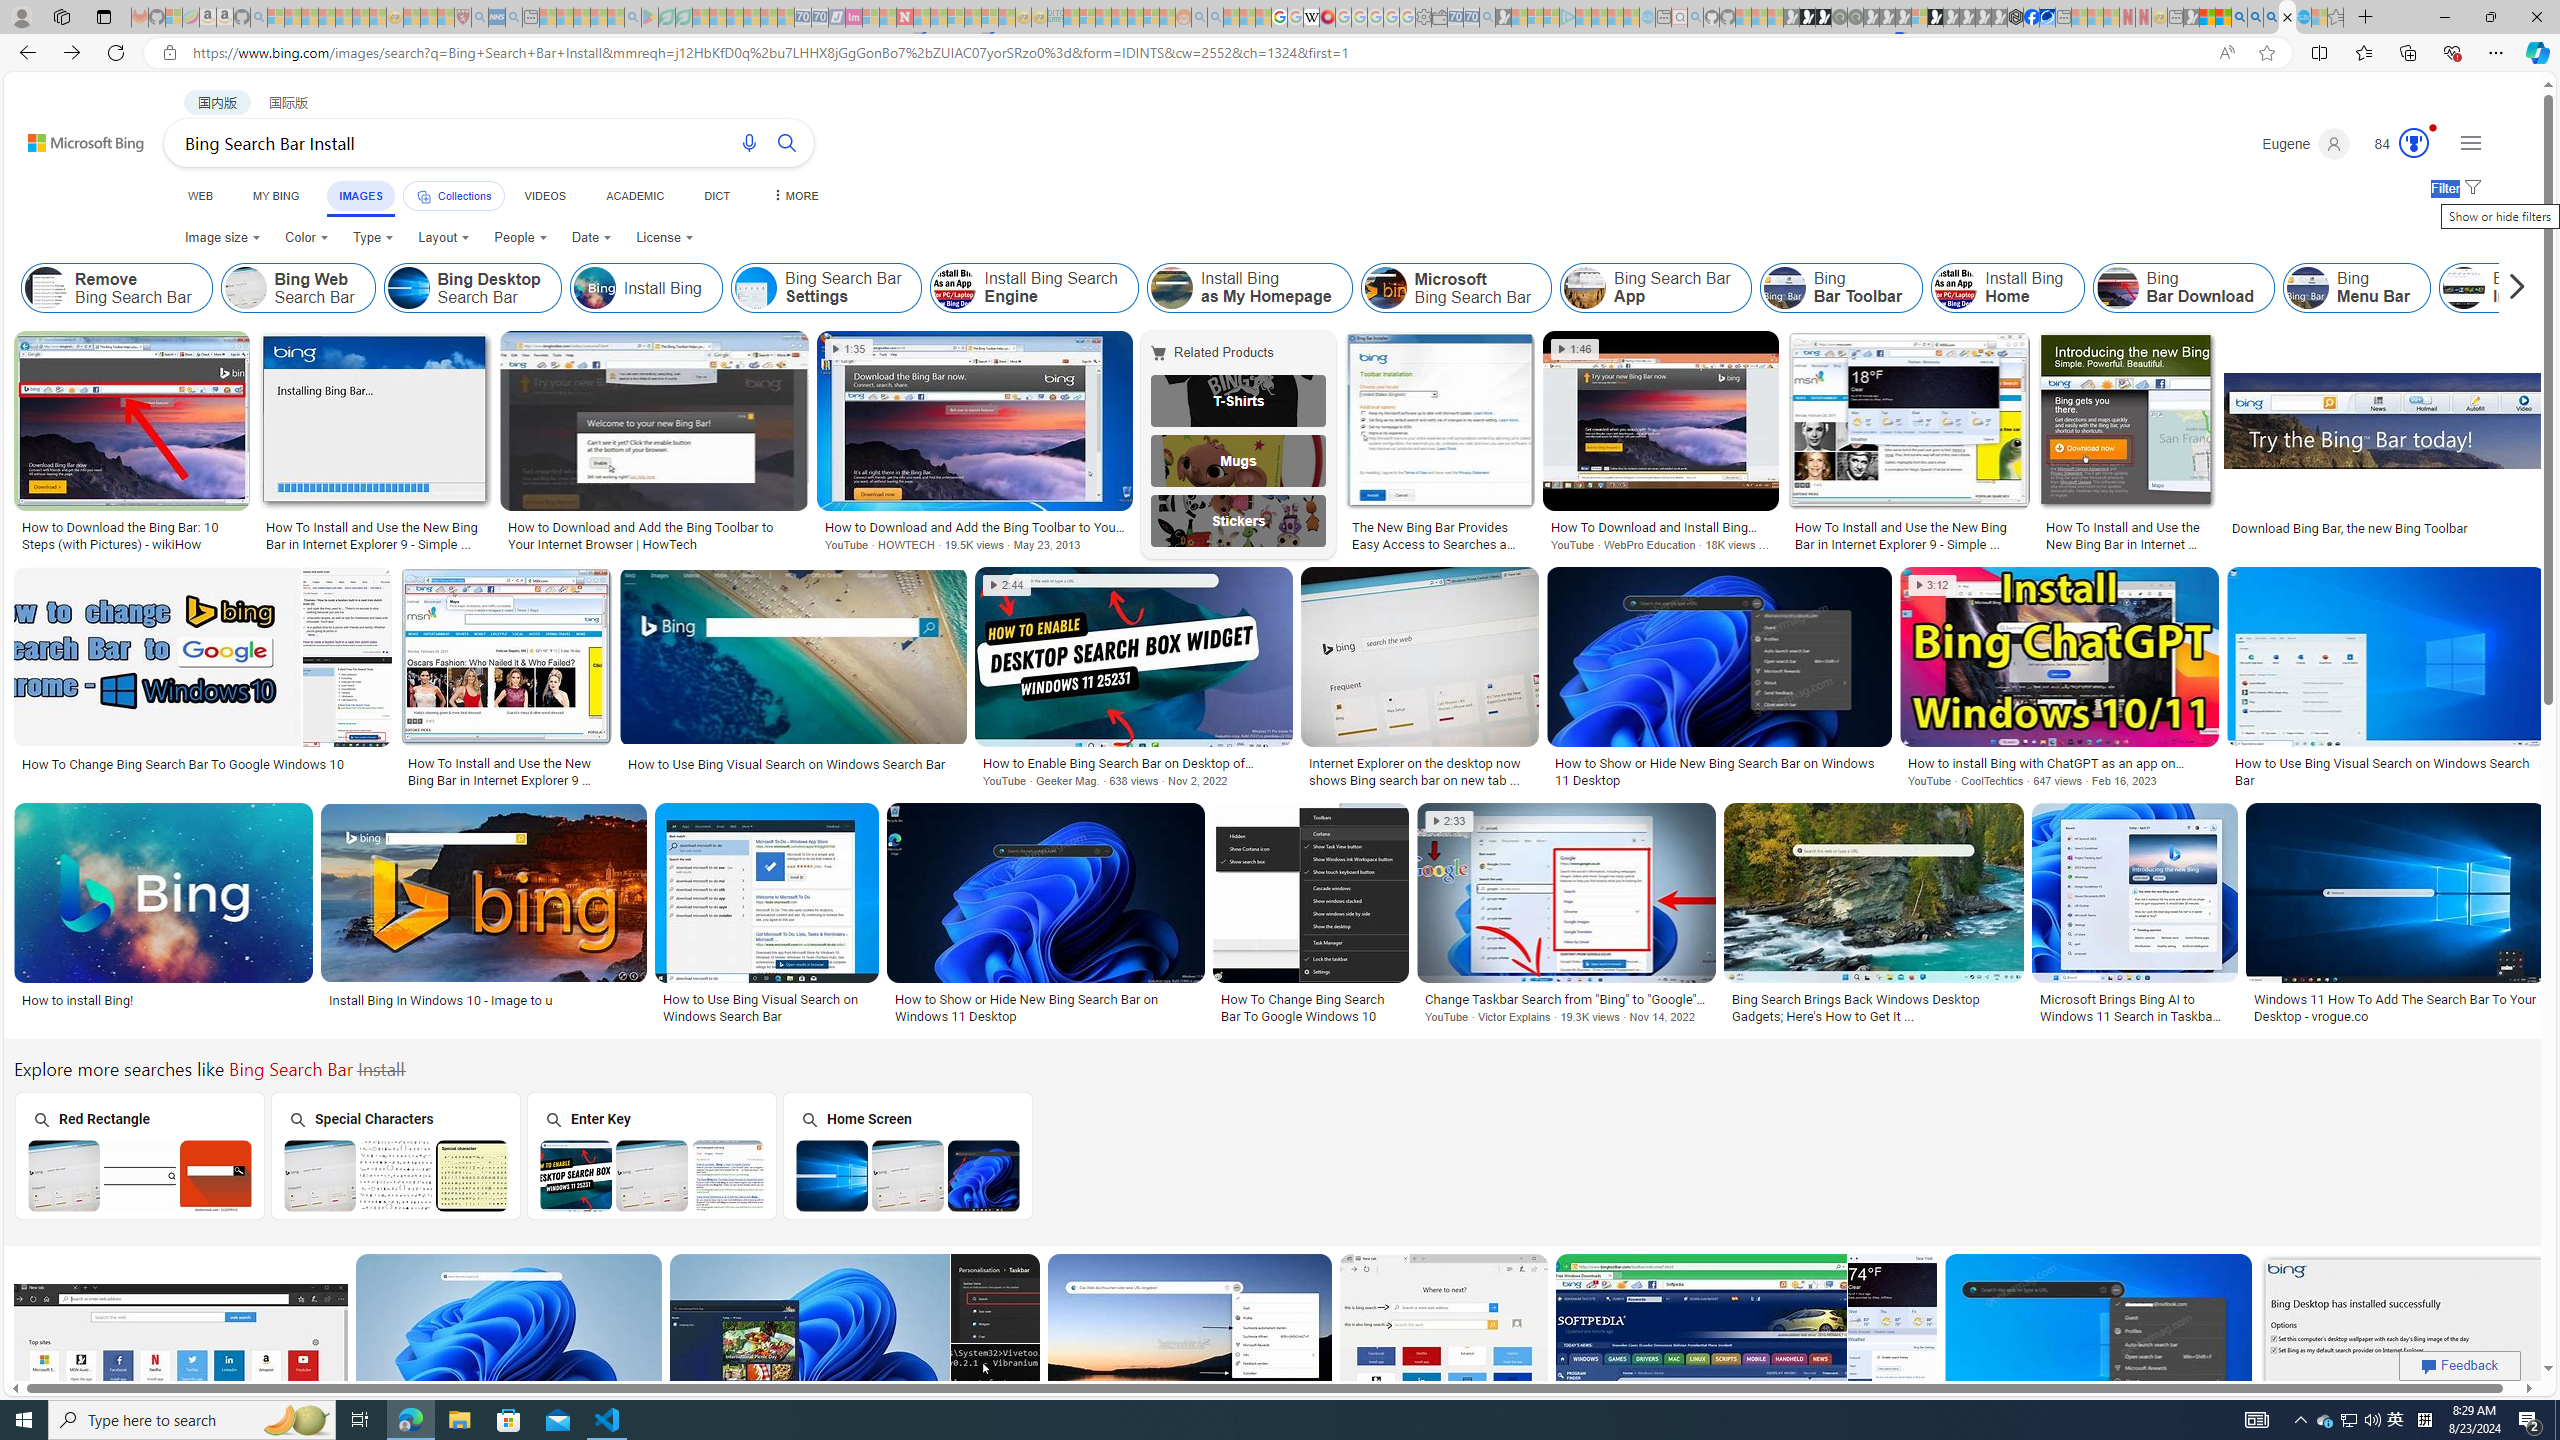  Describe the element at coordinates (305, 237) in the screenshot. I see `'Color'` at that location.